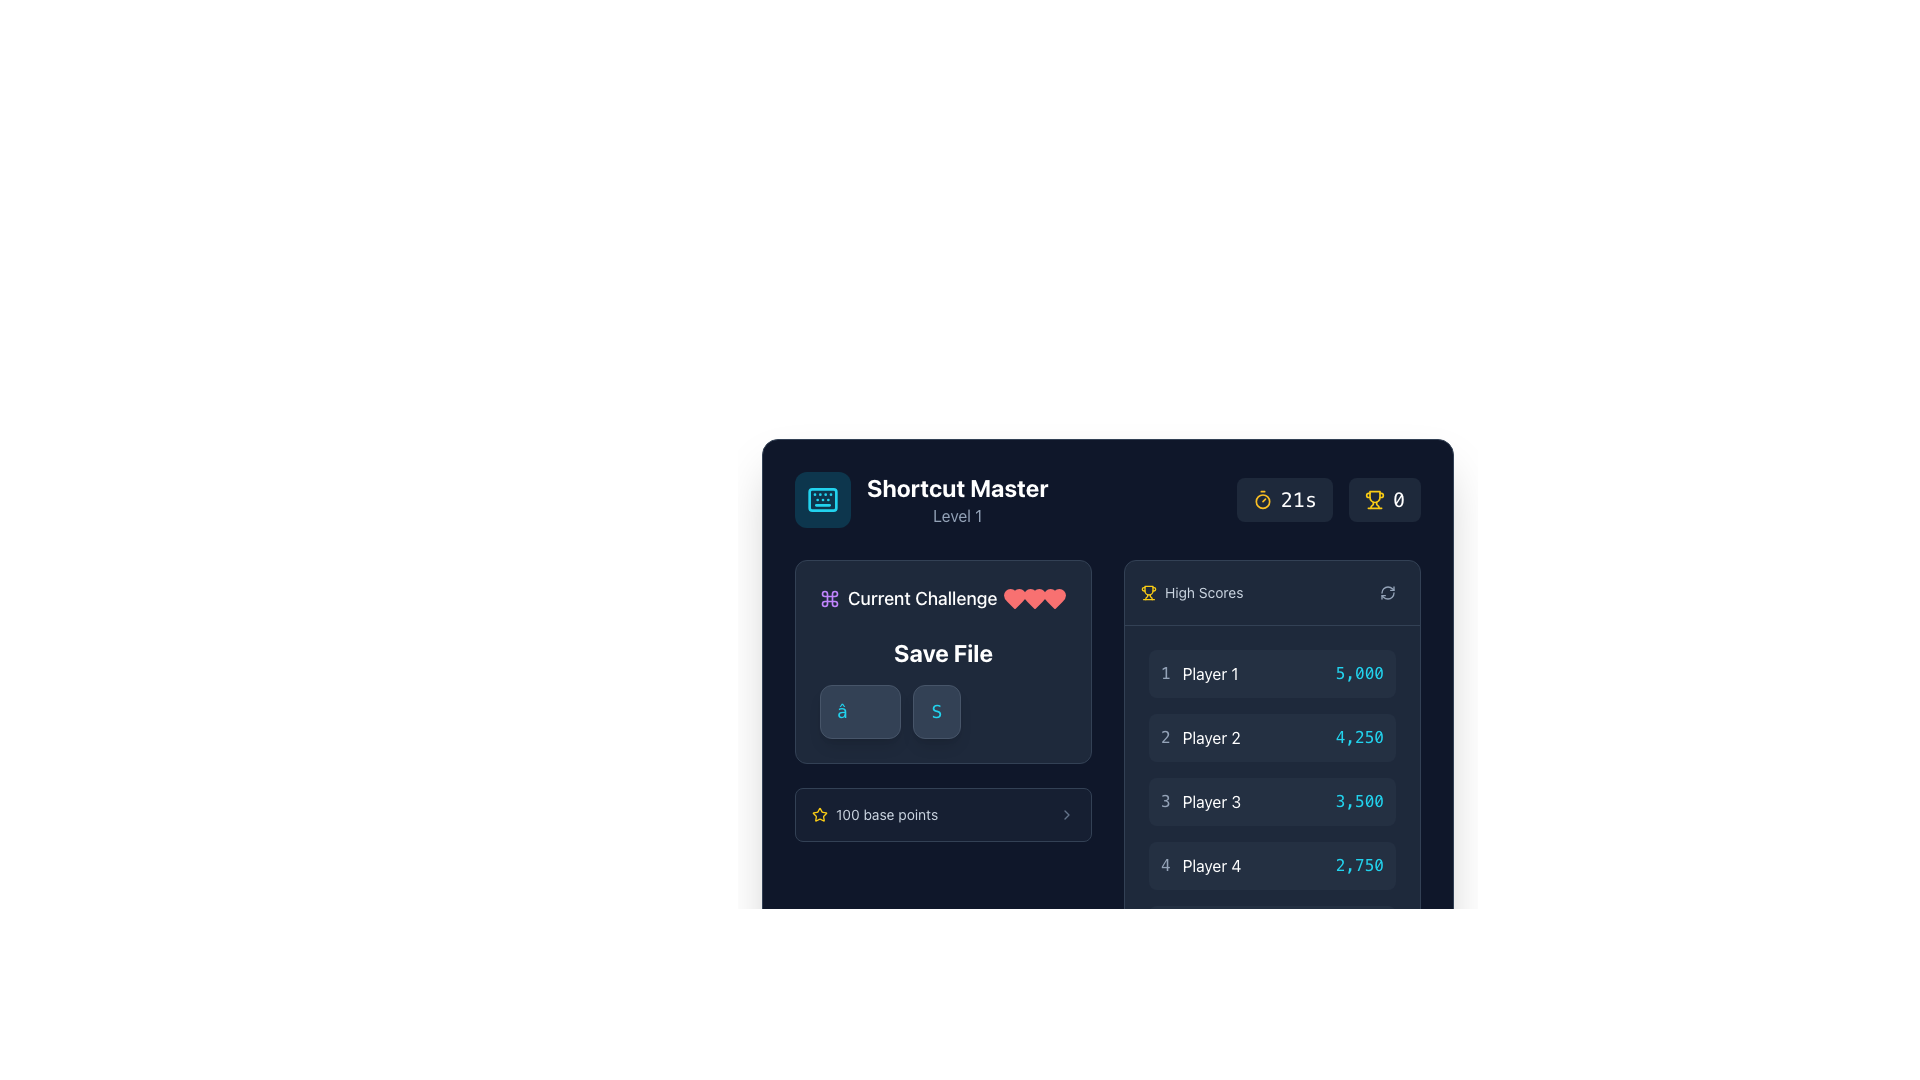  What do you see at coordinates (1203, 592) in the screenshot?
I see `the 'High Scores' label, which is styled in small slate-gray font and positioned to the right of a yellow trophy icon in the high scores panel` at bounding box center [1203, 592].